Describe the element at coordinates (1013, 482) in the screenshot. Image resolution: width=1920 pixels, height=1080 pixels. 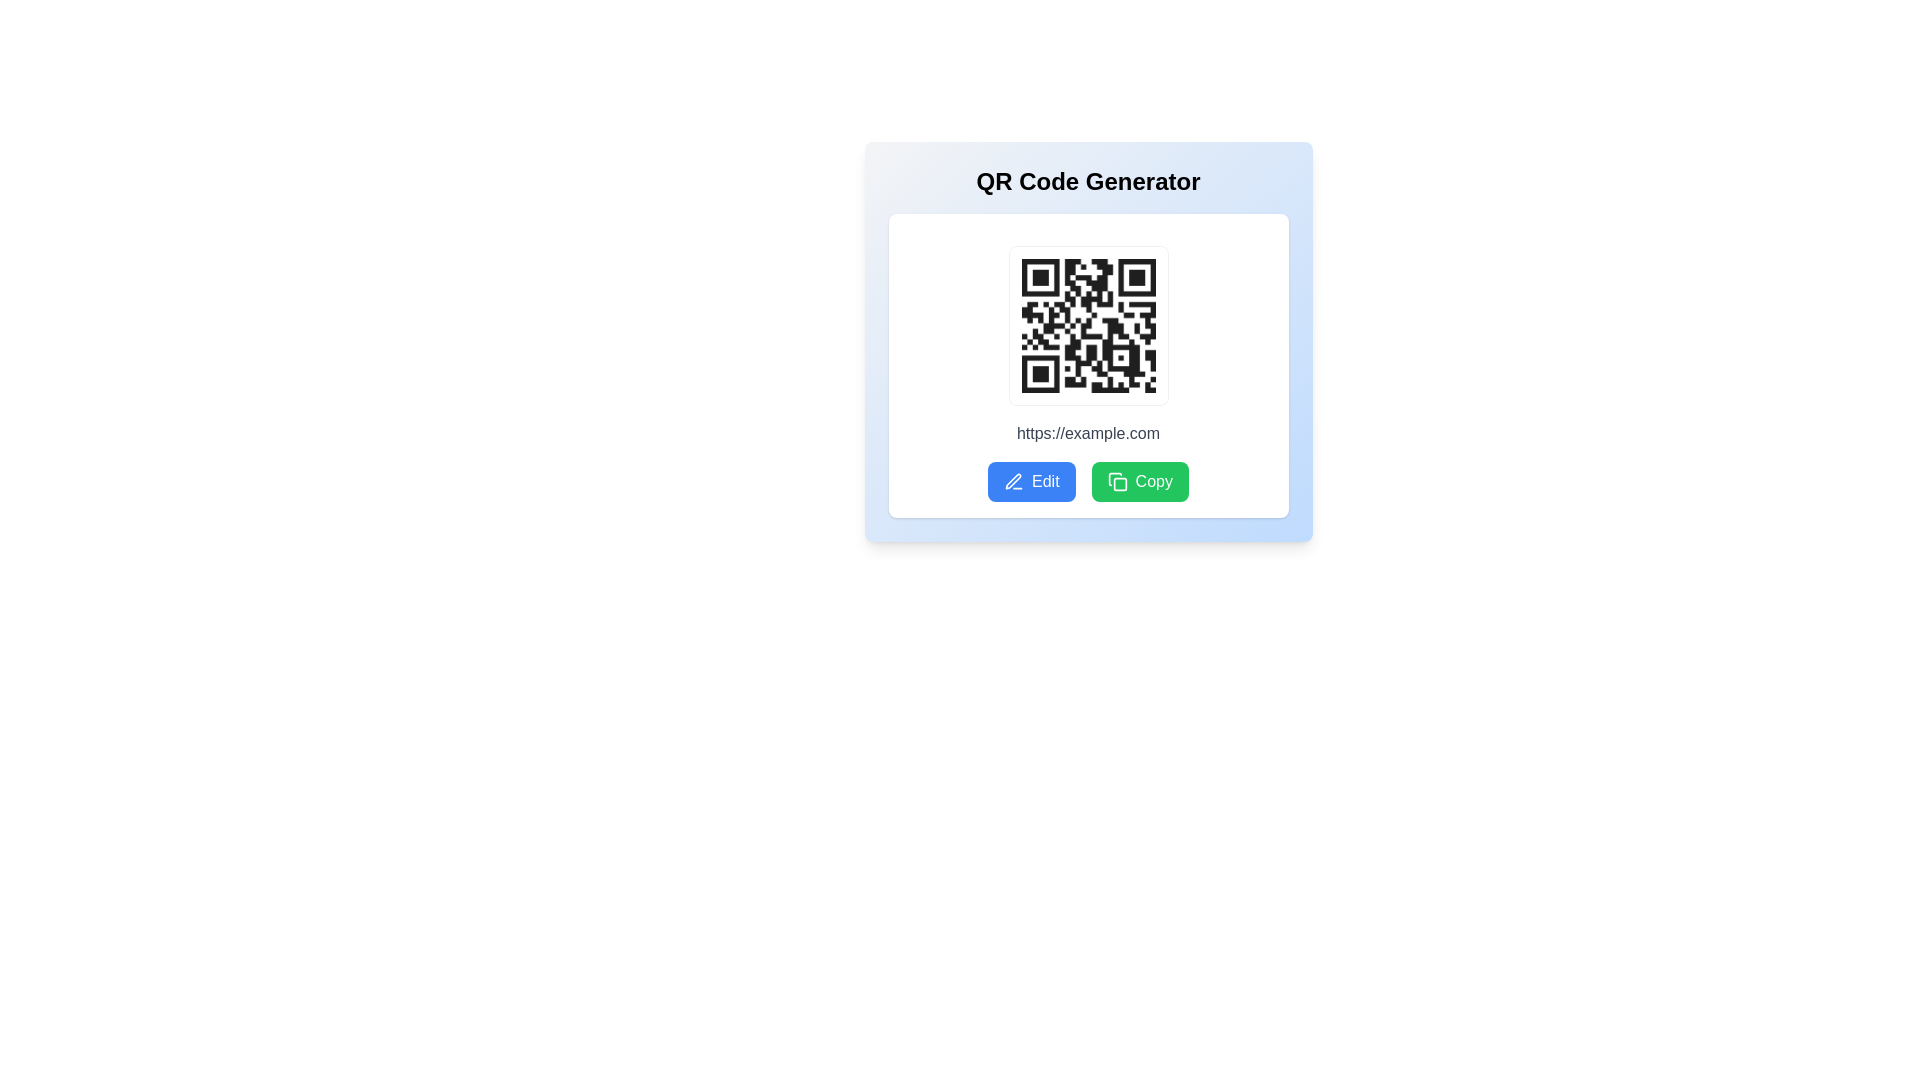
I see `the 'Edit' icon located to the left of the 'Edit' button text label, which visually represents the 'Edit' action` at that location.